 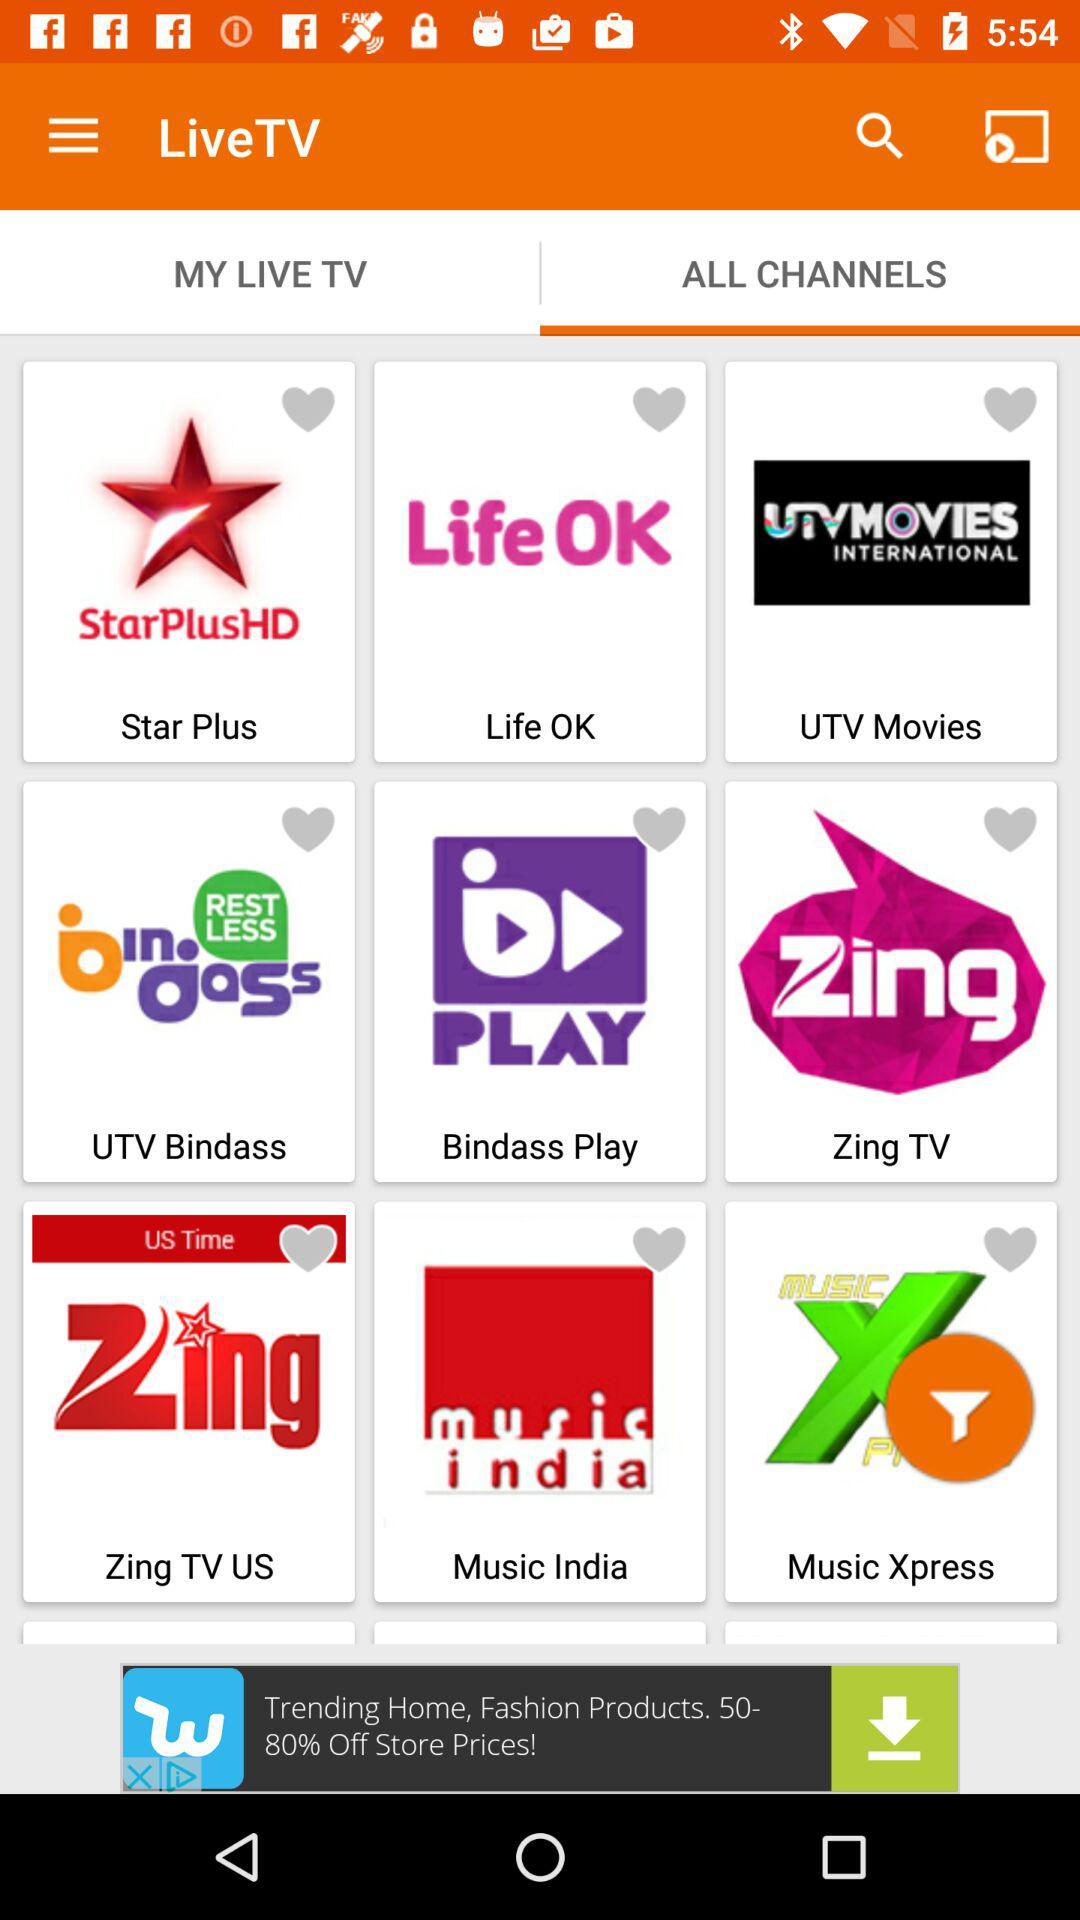 What do you see at coordinates (659, 1247) in the screenshot?
I see `like page` at bounding box center [659, 1247].